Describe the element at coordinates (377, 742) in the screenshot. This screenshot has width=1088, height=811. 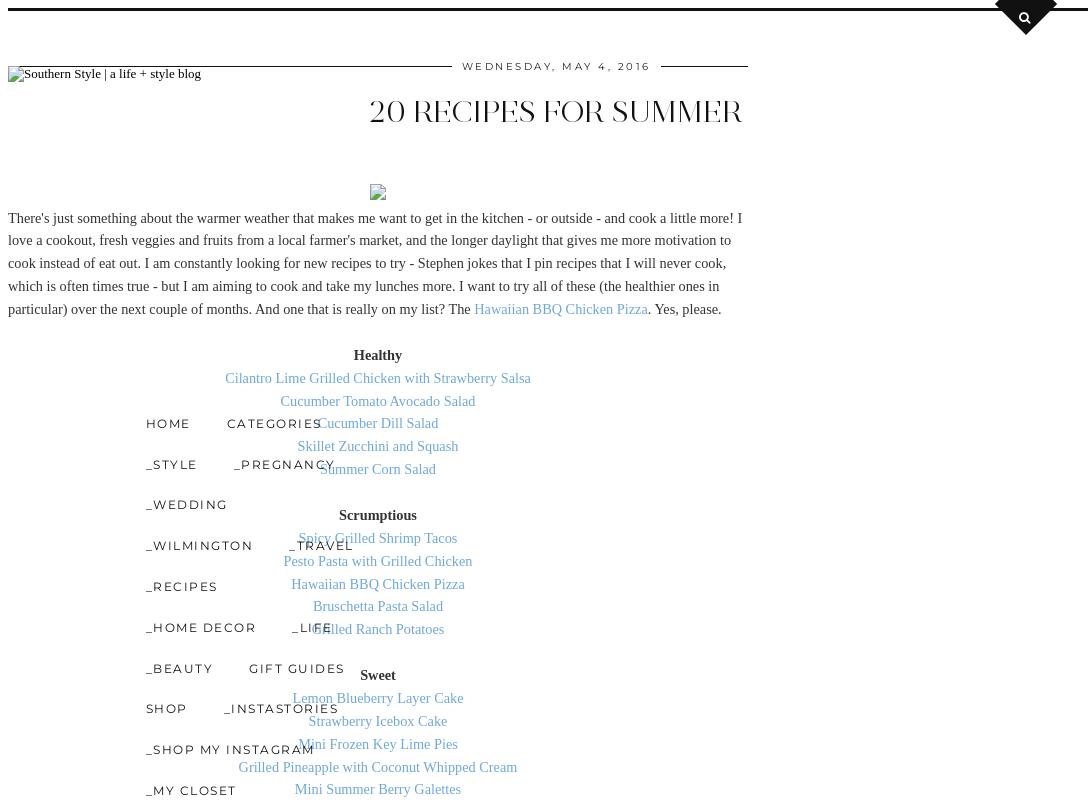
I see `'Mini Frozen Key Lime Pies'` at that location.